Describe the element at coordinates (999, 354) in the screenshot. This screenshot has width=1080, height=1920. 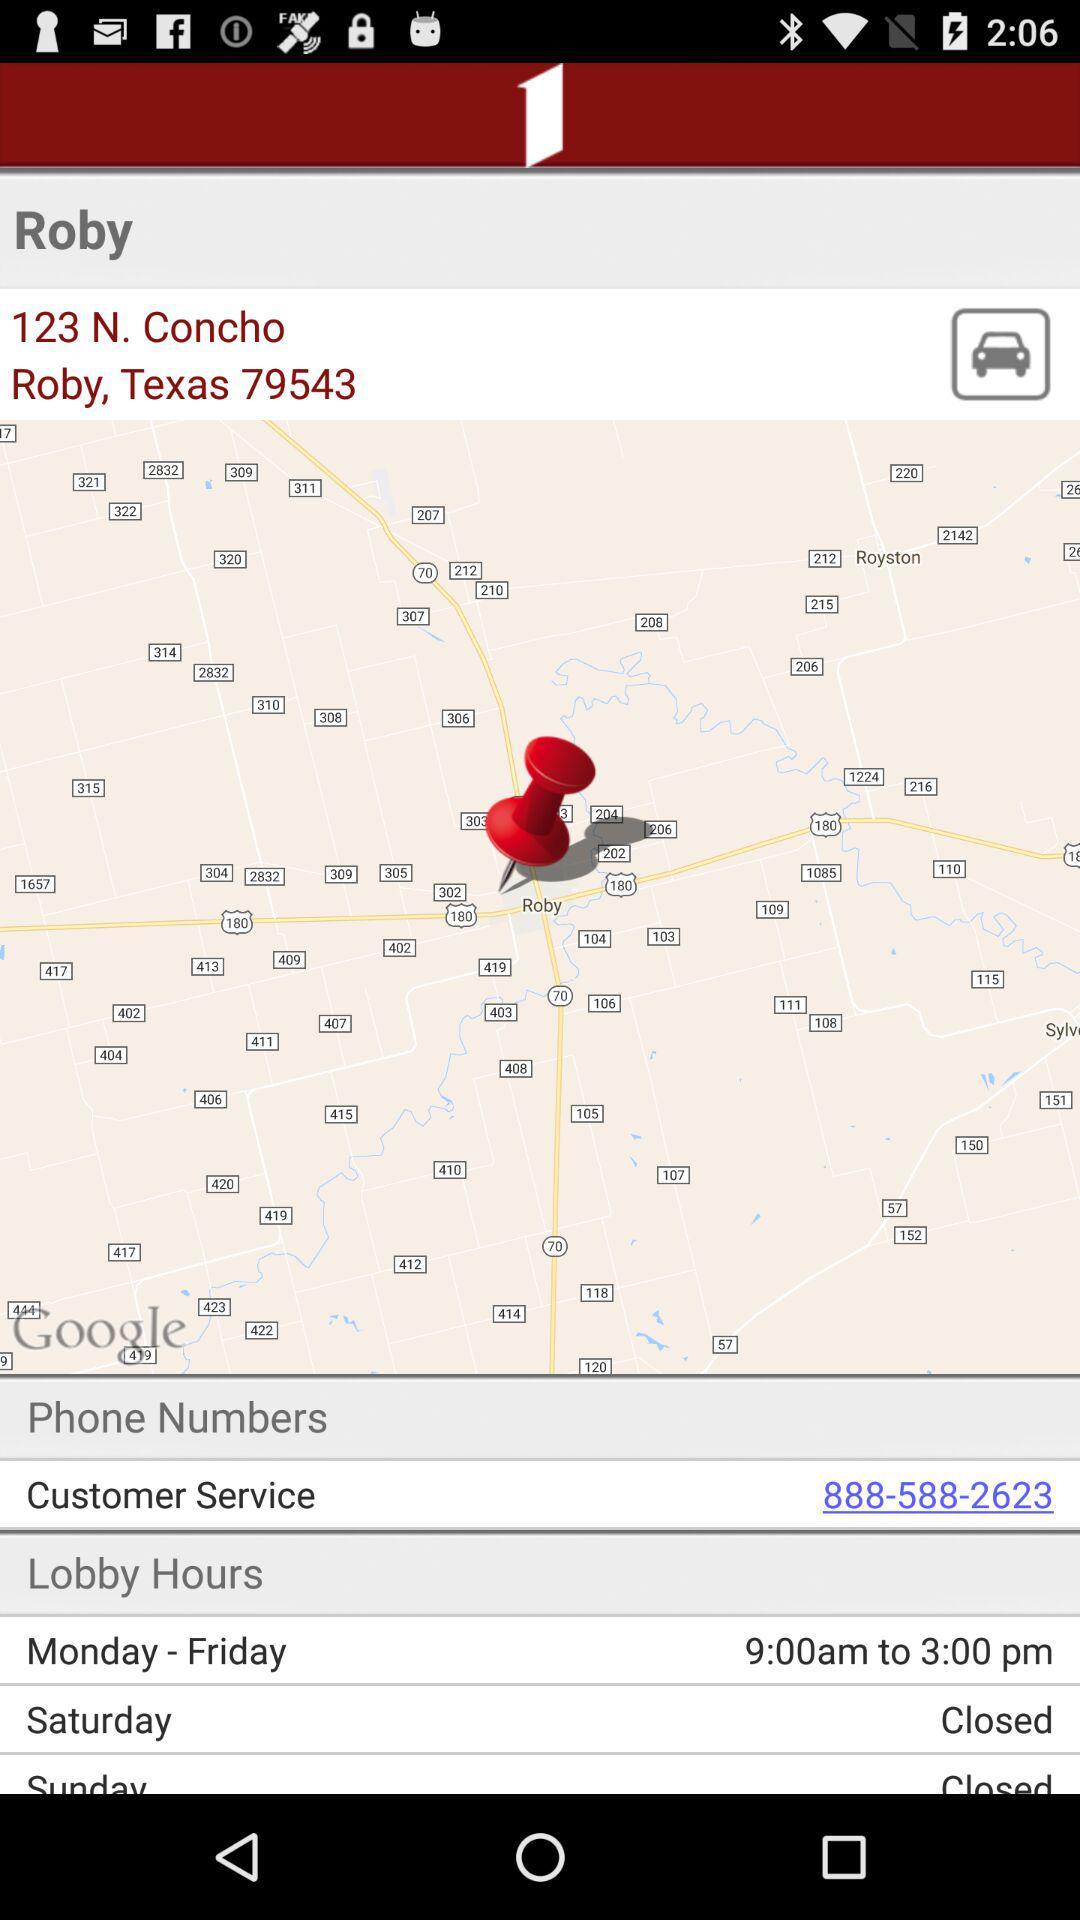
I see `the icon next to roby, texas 79543` at that location.